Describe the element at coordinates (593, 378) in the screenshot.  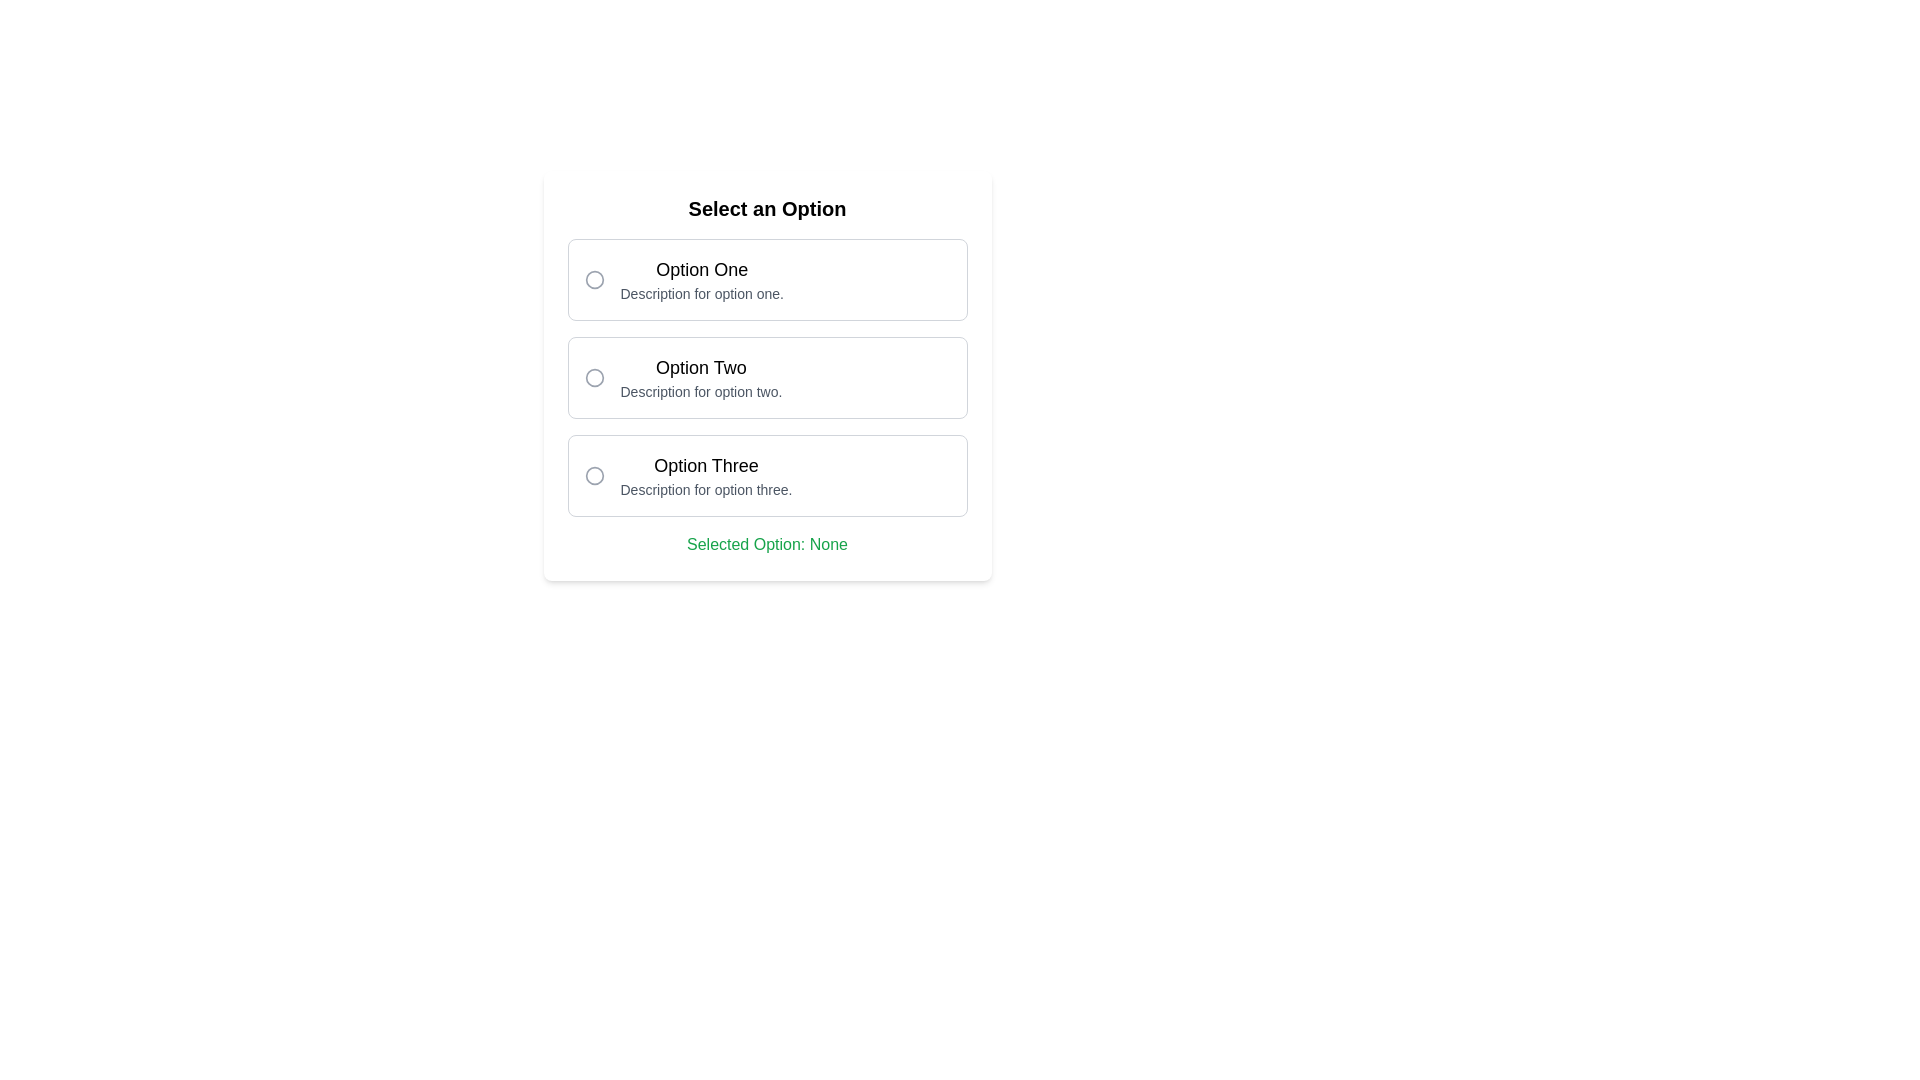
I see `the radio button for 'Option Two'` at that location.